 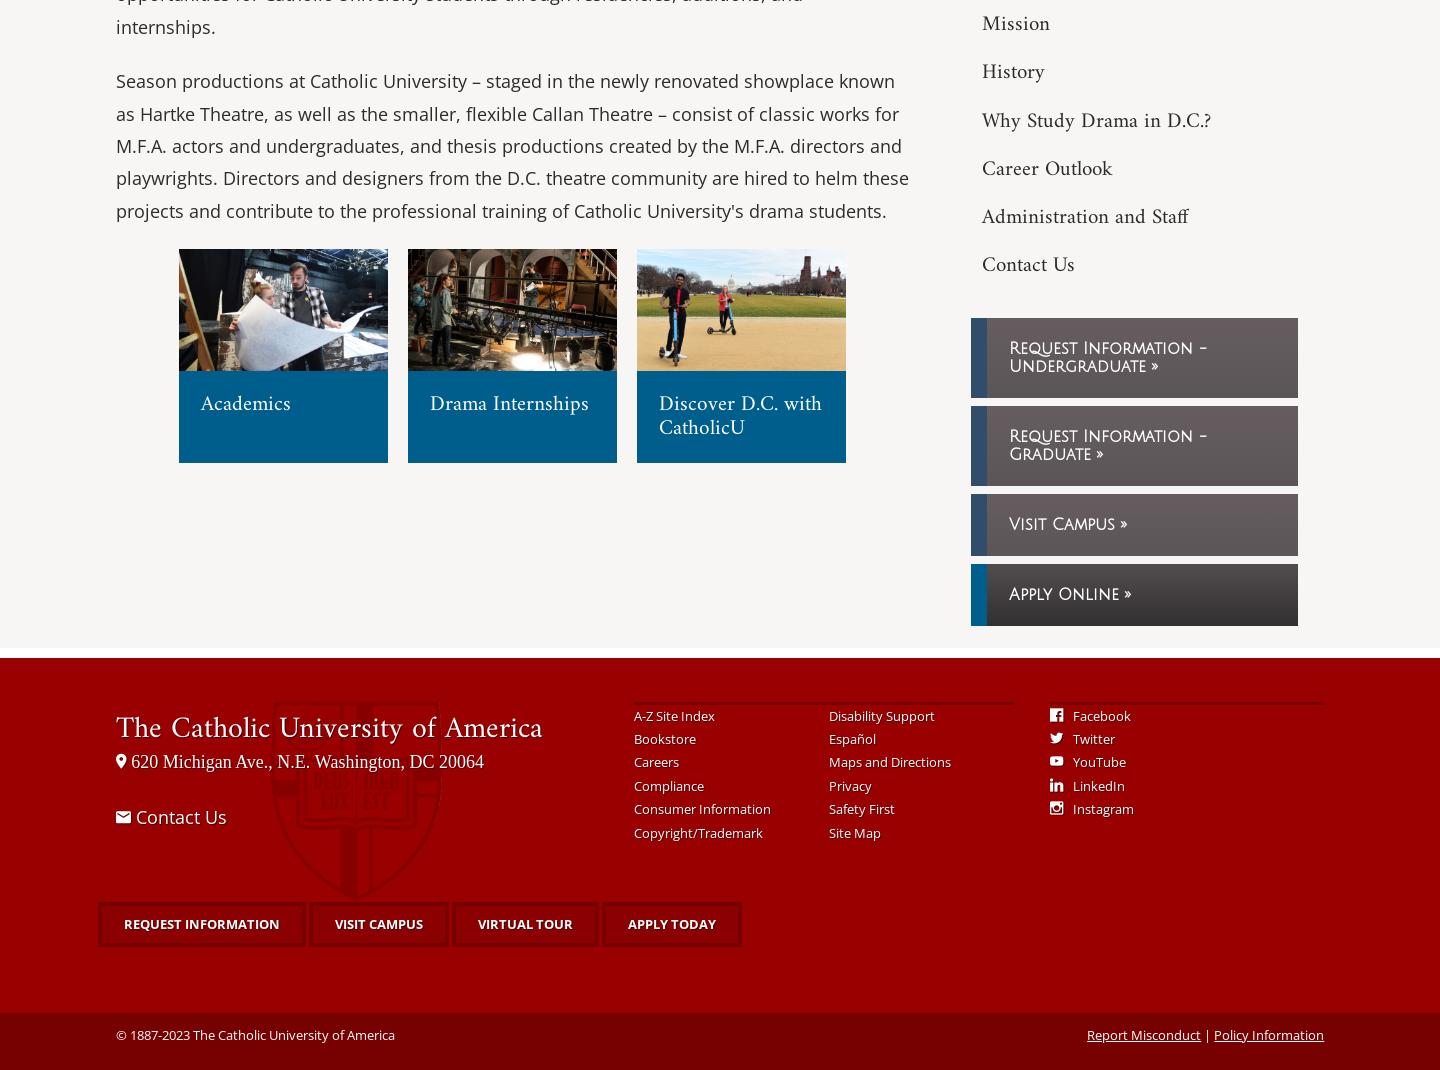 What do you see at coordinates (1097, 760) in the screenshot?
I see `'YouTube'` at bounding box center [1097, 760].